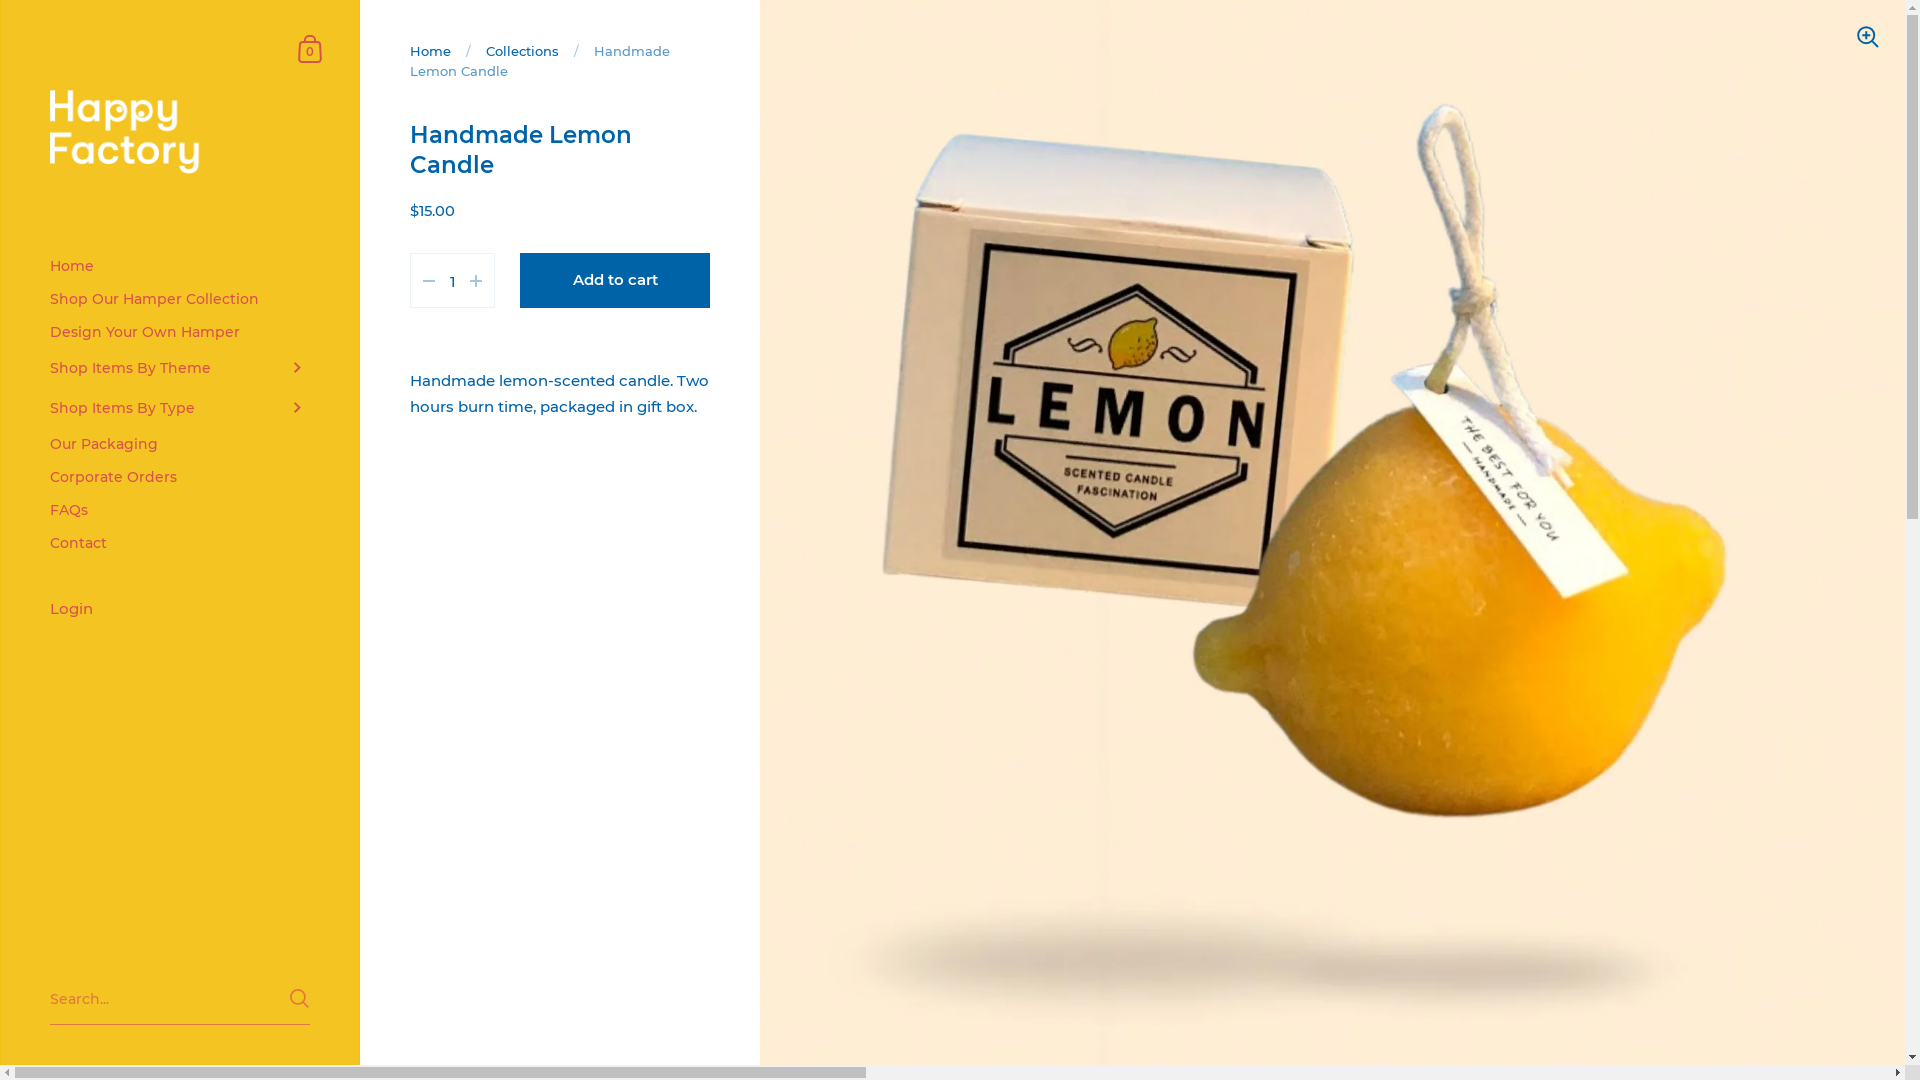  I want to click on 'Contact', so click(0, 543).